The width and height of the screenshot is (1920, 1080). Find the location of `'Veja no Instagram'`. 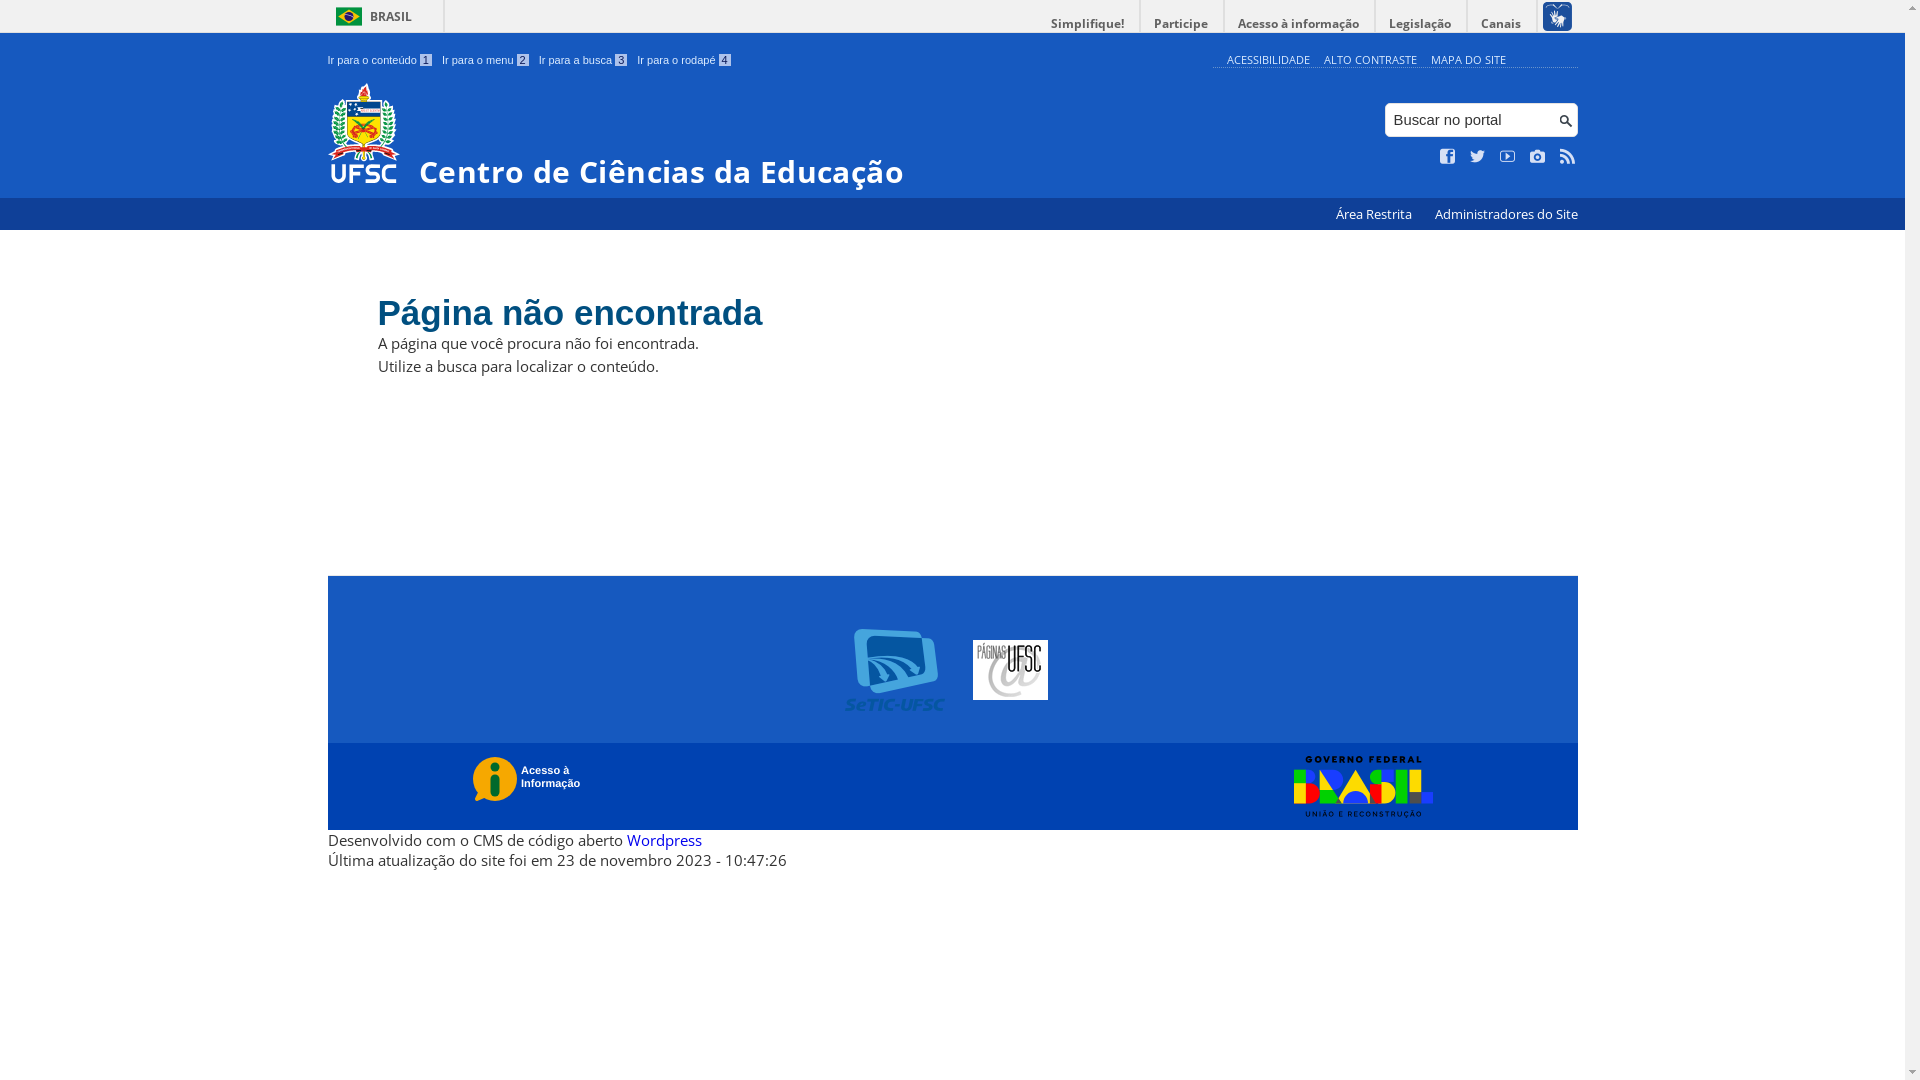

'Veja no Instagram' is located at coordinates (1536, 156).